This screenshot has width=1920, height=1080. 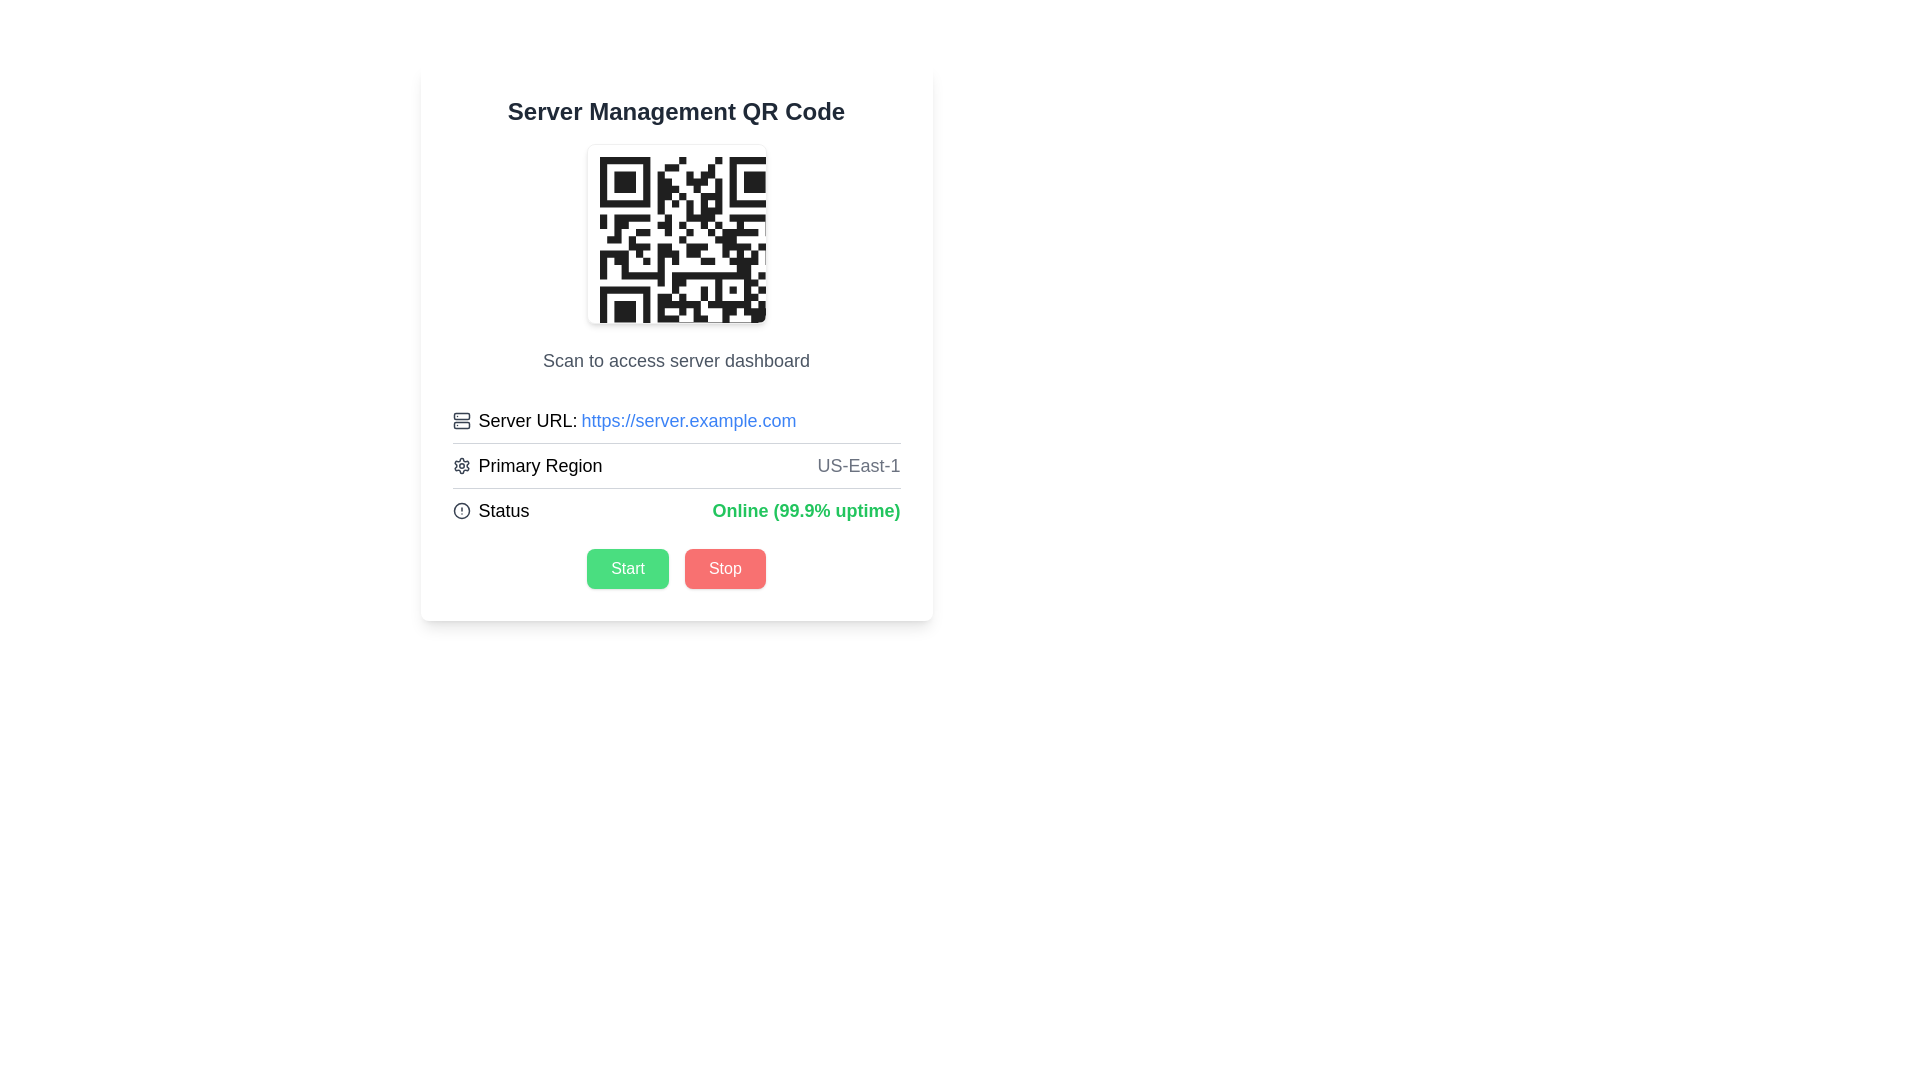 What do you see at coordinates (460, 419) in the screenshot?
I see `the server icon located on the left side of the 'Server URL: https://server.example.com' row, which visually represents a server and is directly preceding the text 'Server URL'` at bounding box center [460, 419].